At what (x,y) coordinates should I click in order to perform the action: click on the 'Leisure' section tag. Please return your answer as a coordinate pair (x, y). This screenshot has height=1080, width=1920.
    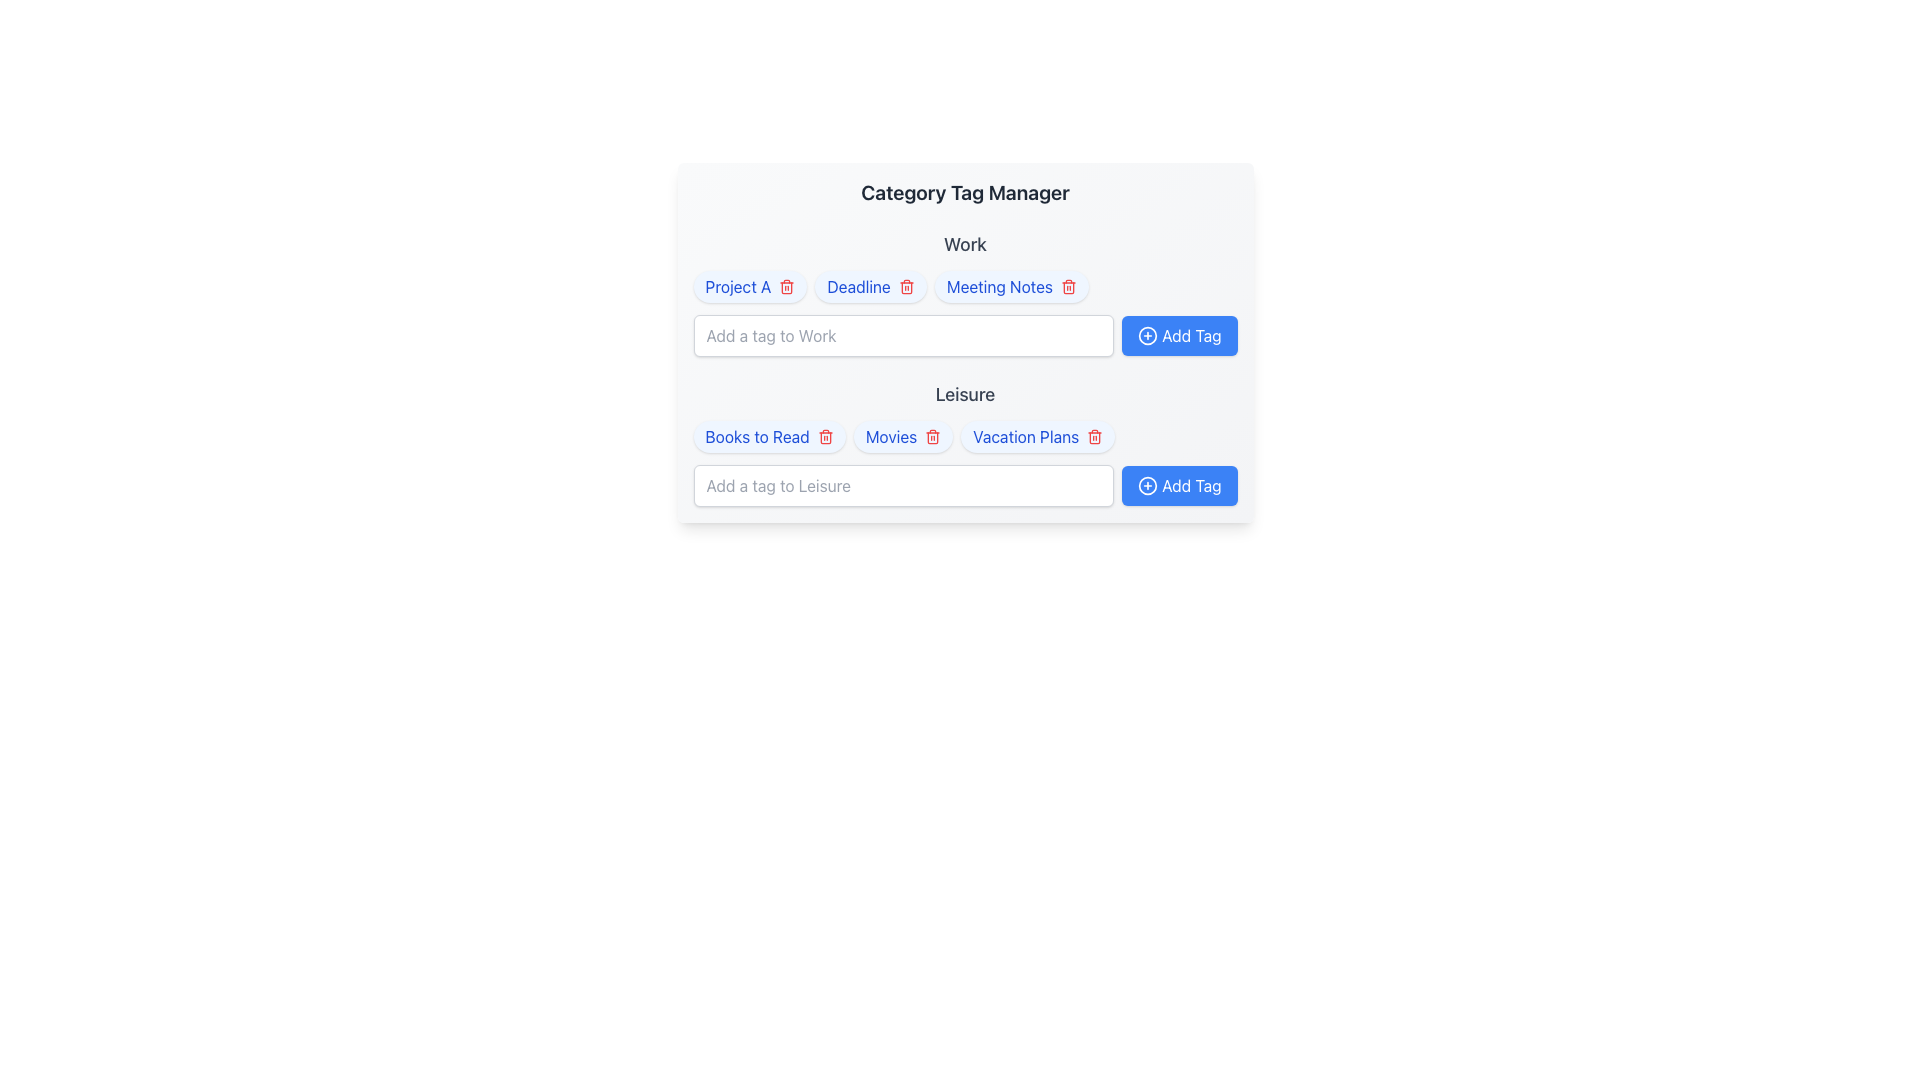
    Looking at the image, I should click on (965, 442).